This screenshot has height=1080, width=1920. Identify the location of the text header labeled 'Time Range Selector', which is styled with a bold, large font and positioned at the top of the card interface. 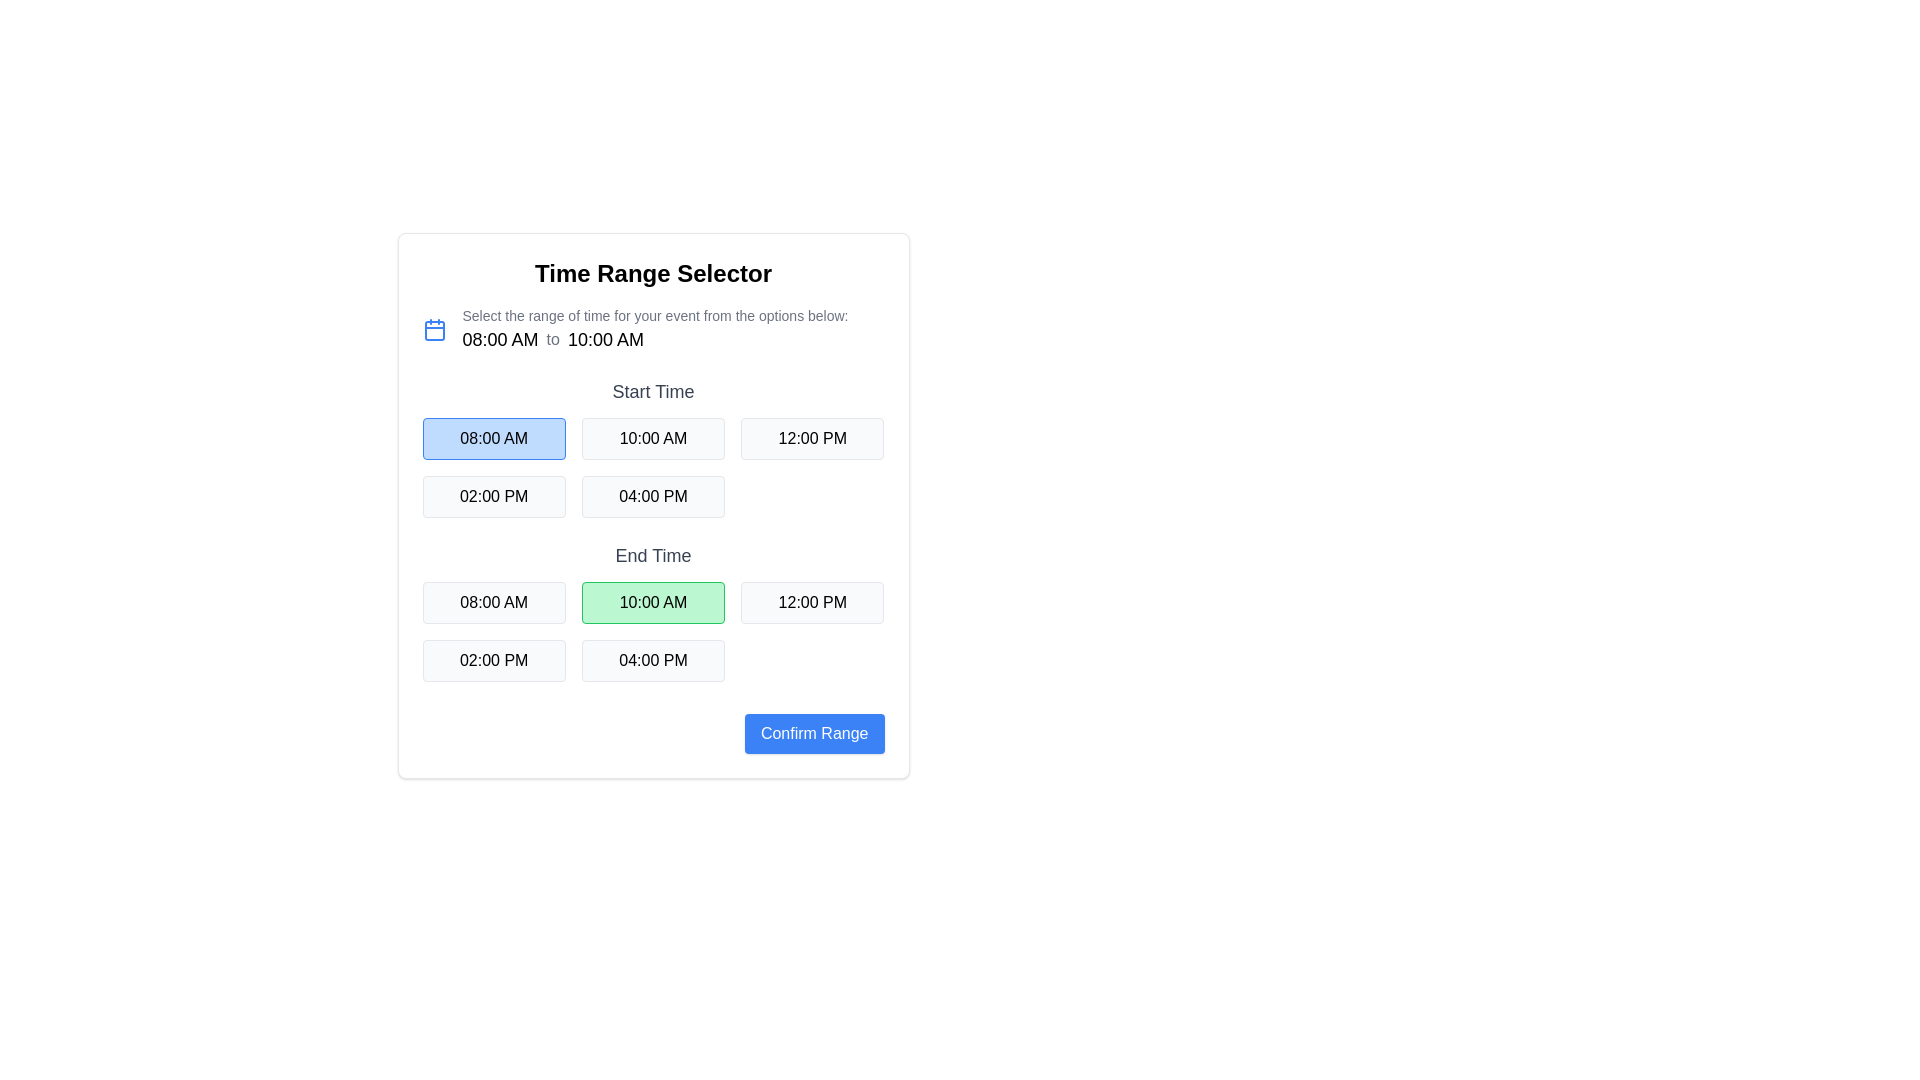
(653, 273).